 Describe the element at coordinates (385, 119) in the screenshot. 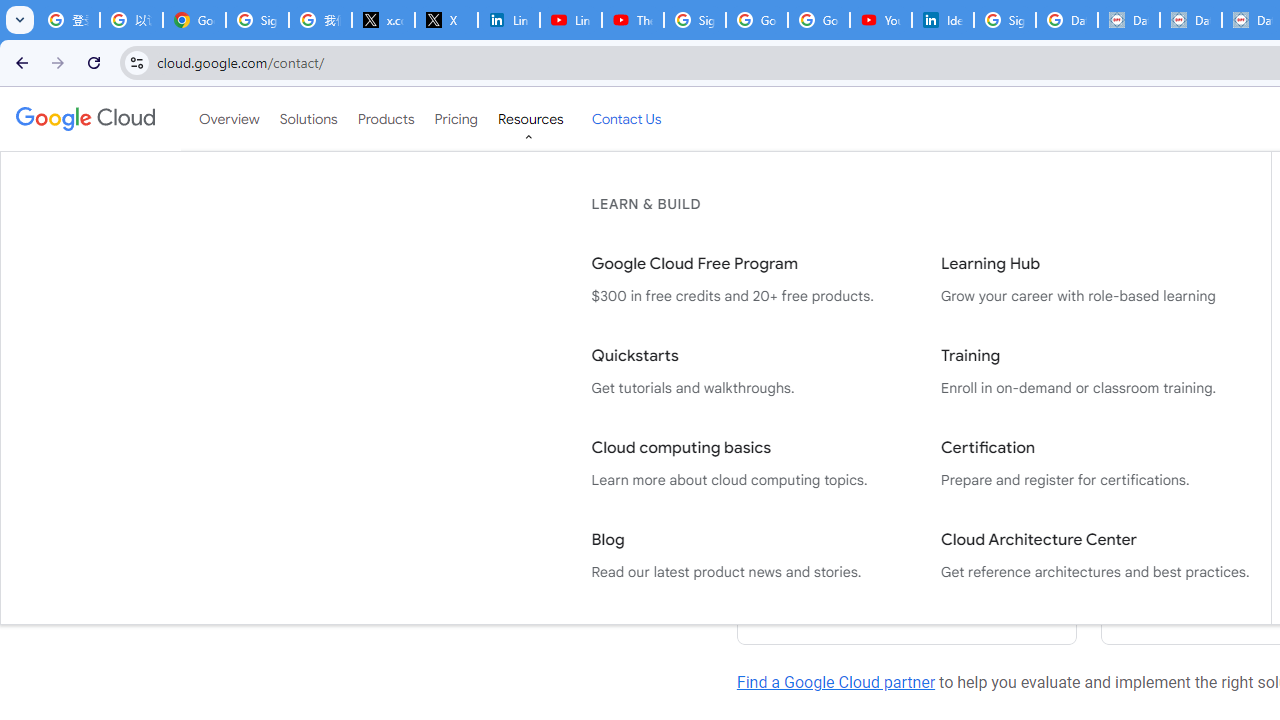

I see `'Products'` at that location.